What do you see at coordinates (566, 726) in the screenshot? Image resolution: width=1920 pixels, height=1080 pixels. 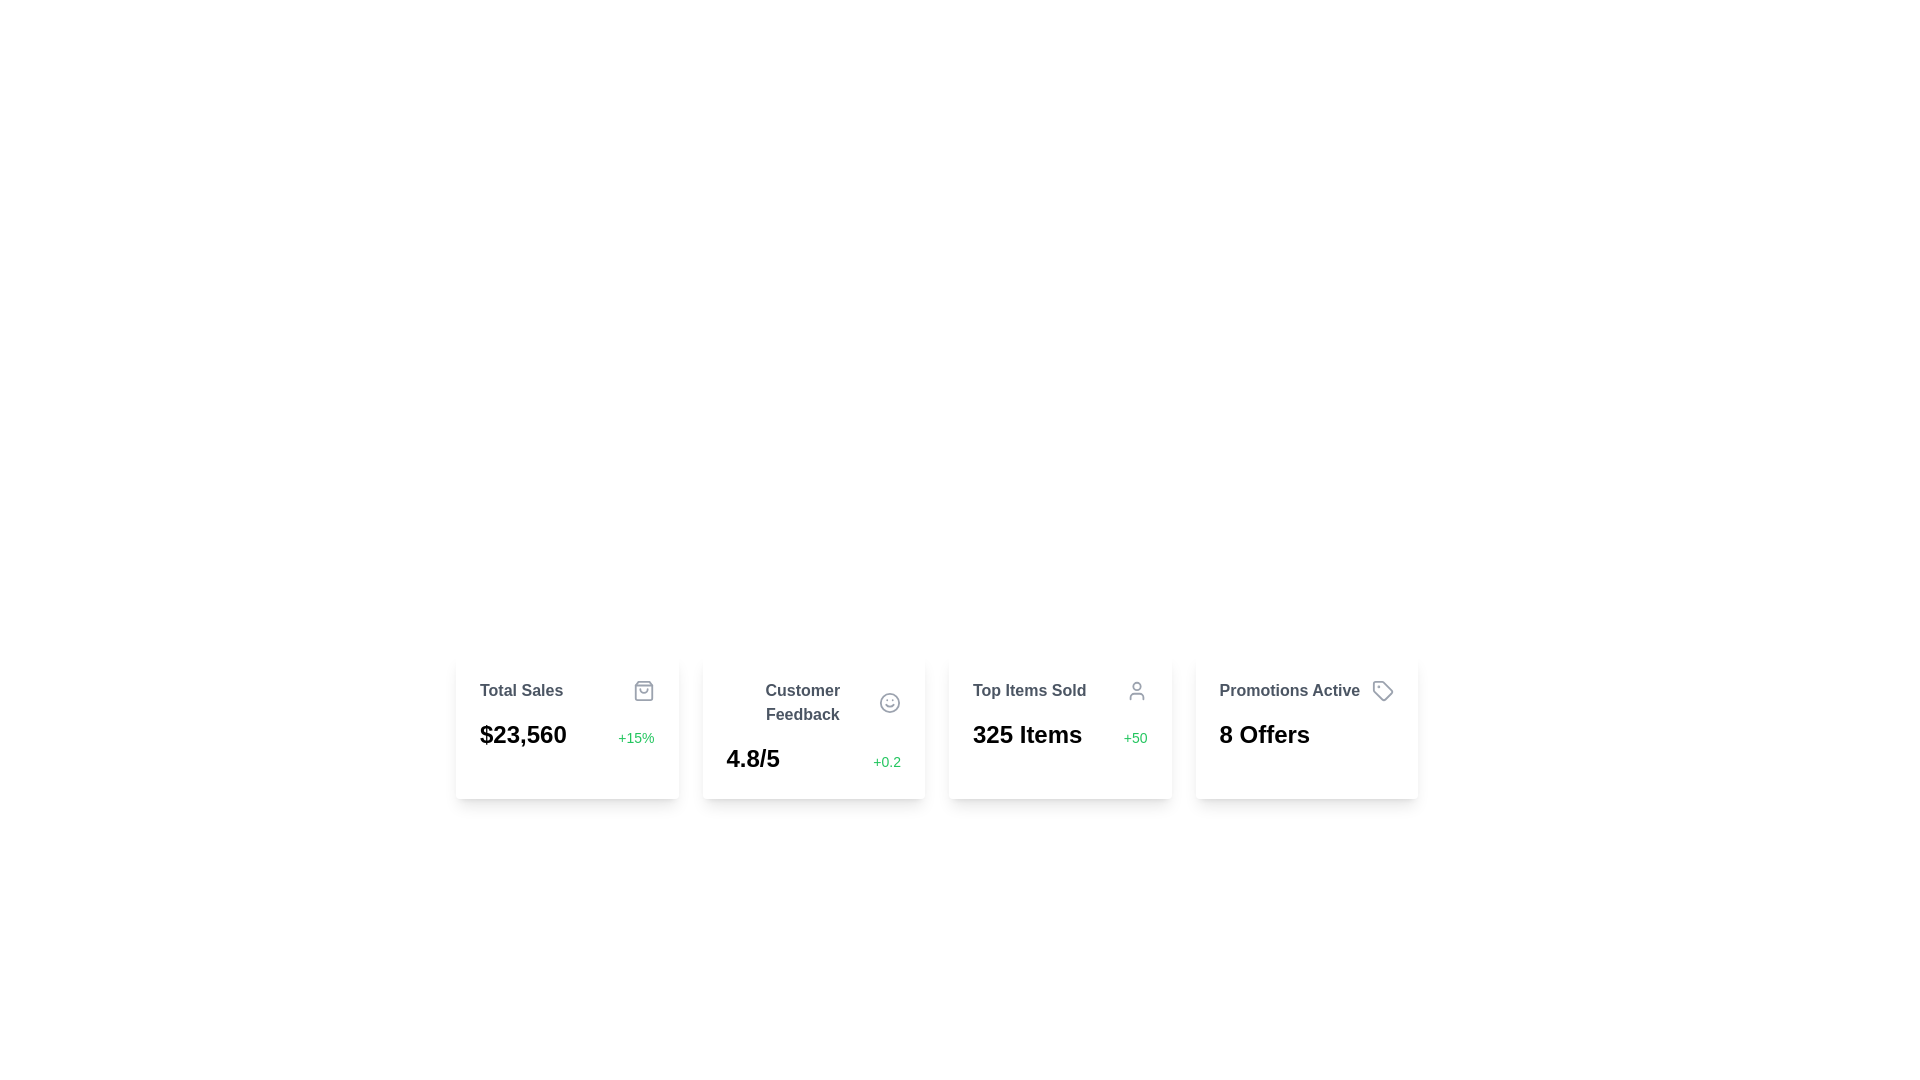 I see `the details displayed in the Informational Card that summarizes total sales, located at the top-left corner of the row of cards` at bounding box center [566, 726].